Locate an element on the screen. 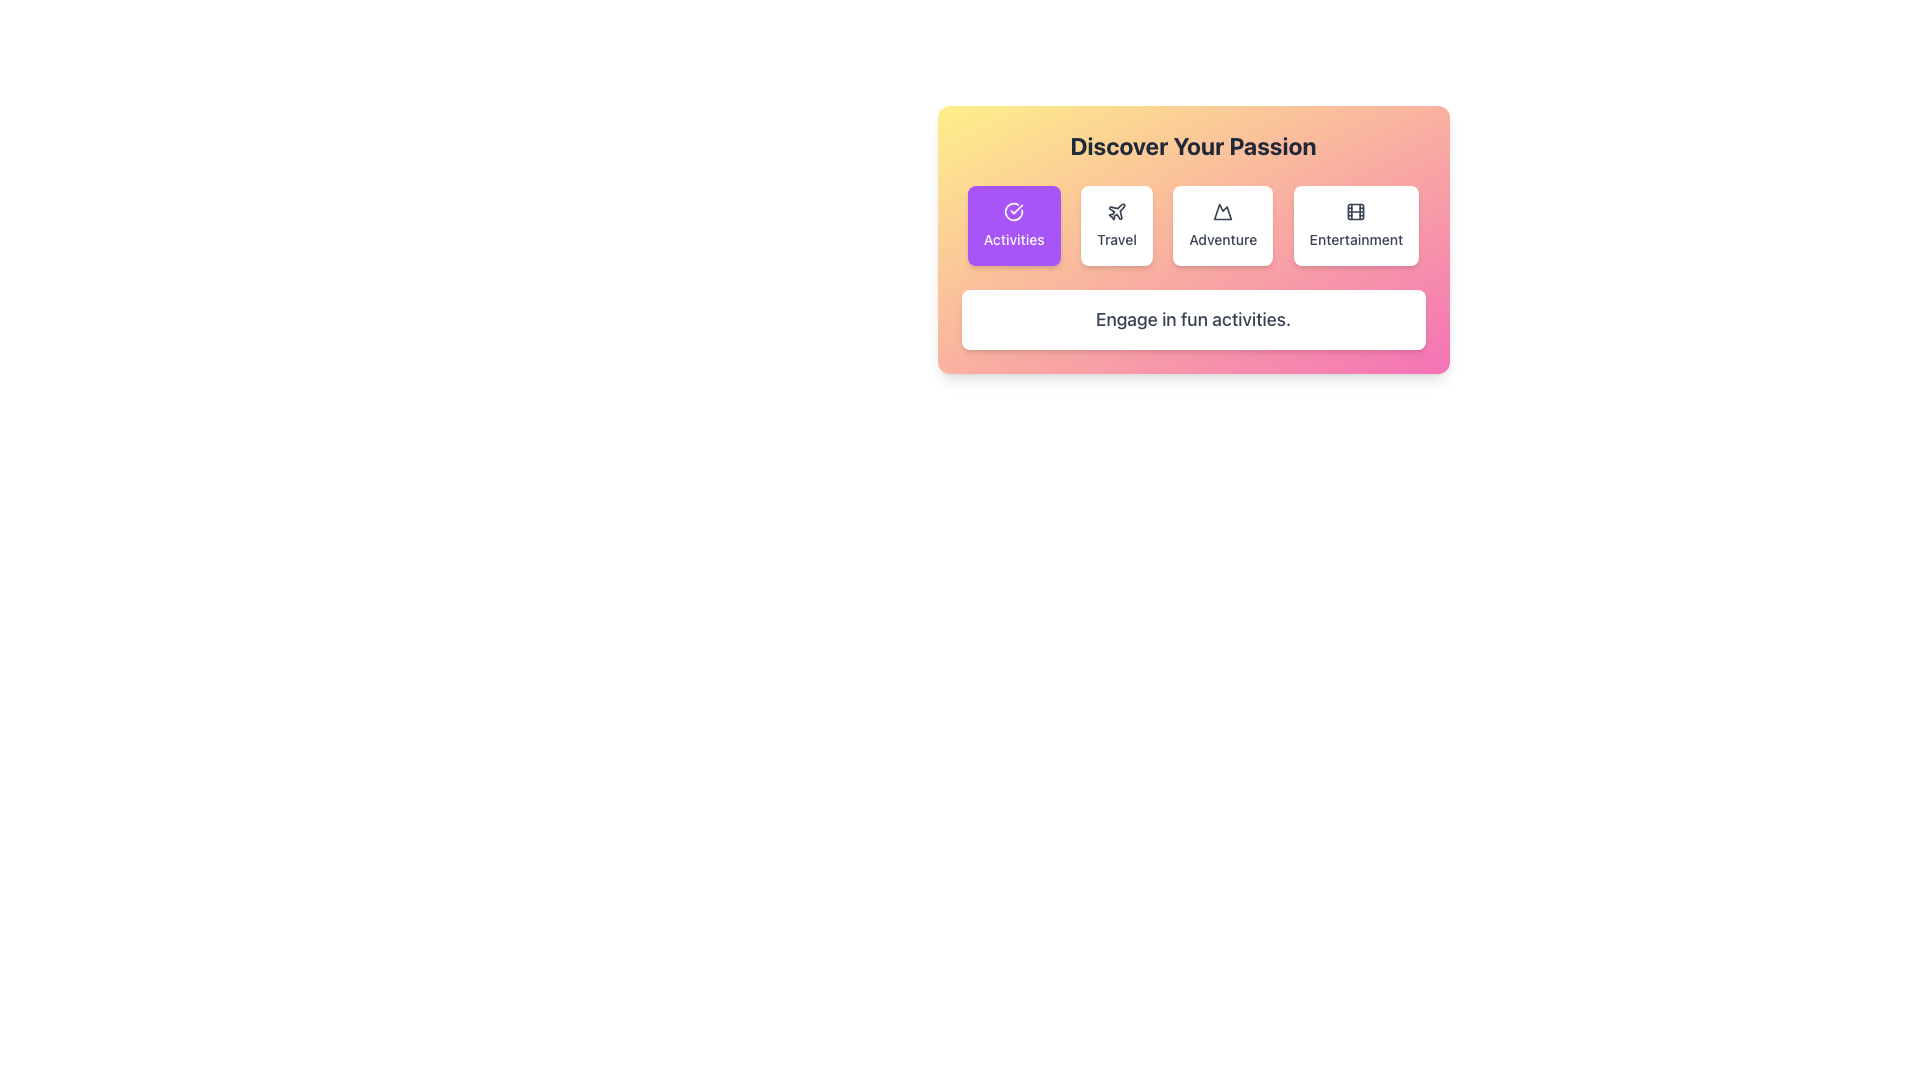  the 'Adventure' icon, which is a decorative graphic indicating the concept of 'Adventure' located within the third button of the top row of icons is located at coordinates (1222, 212).